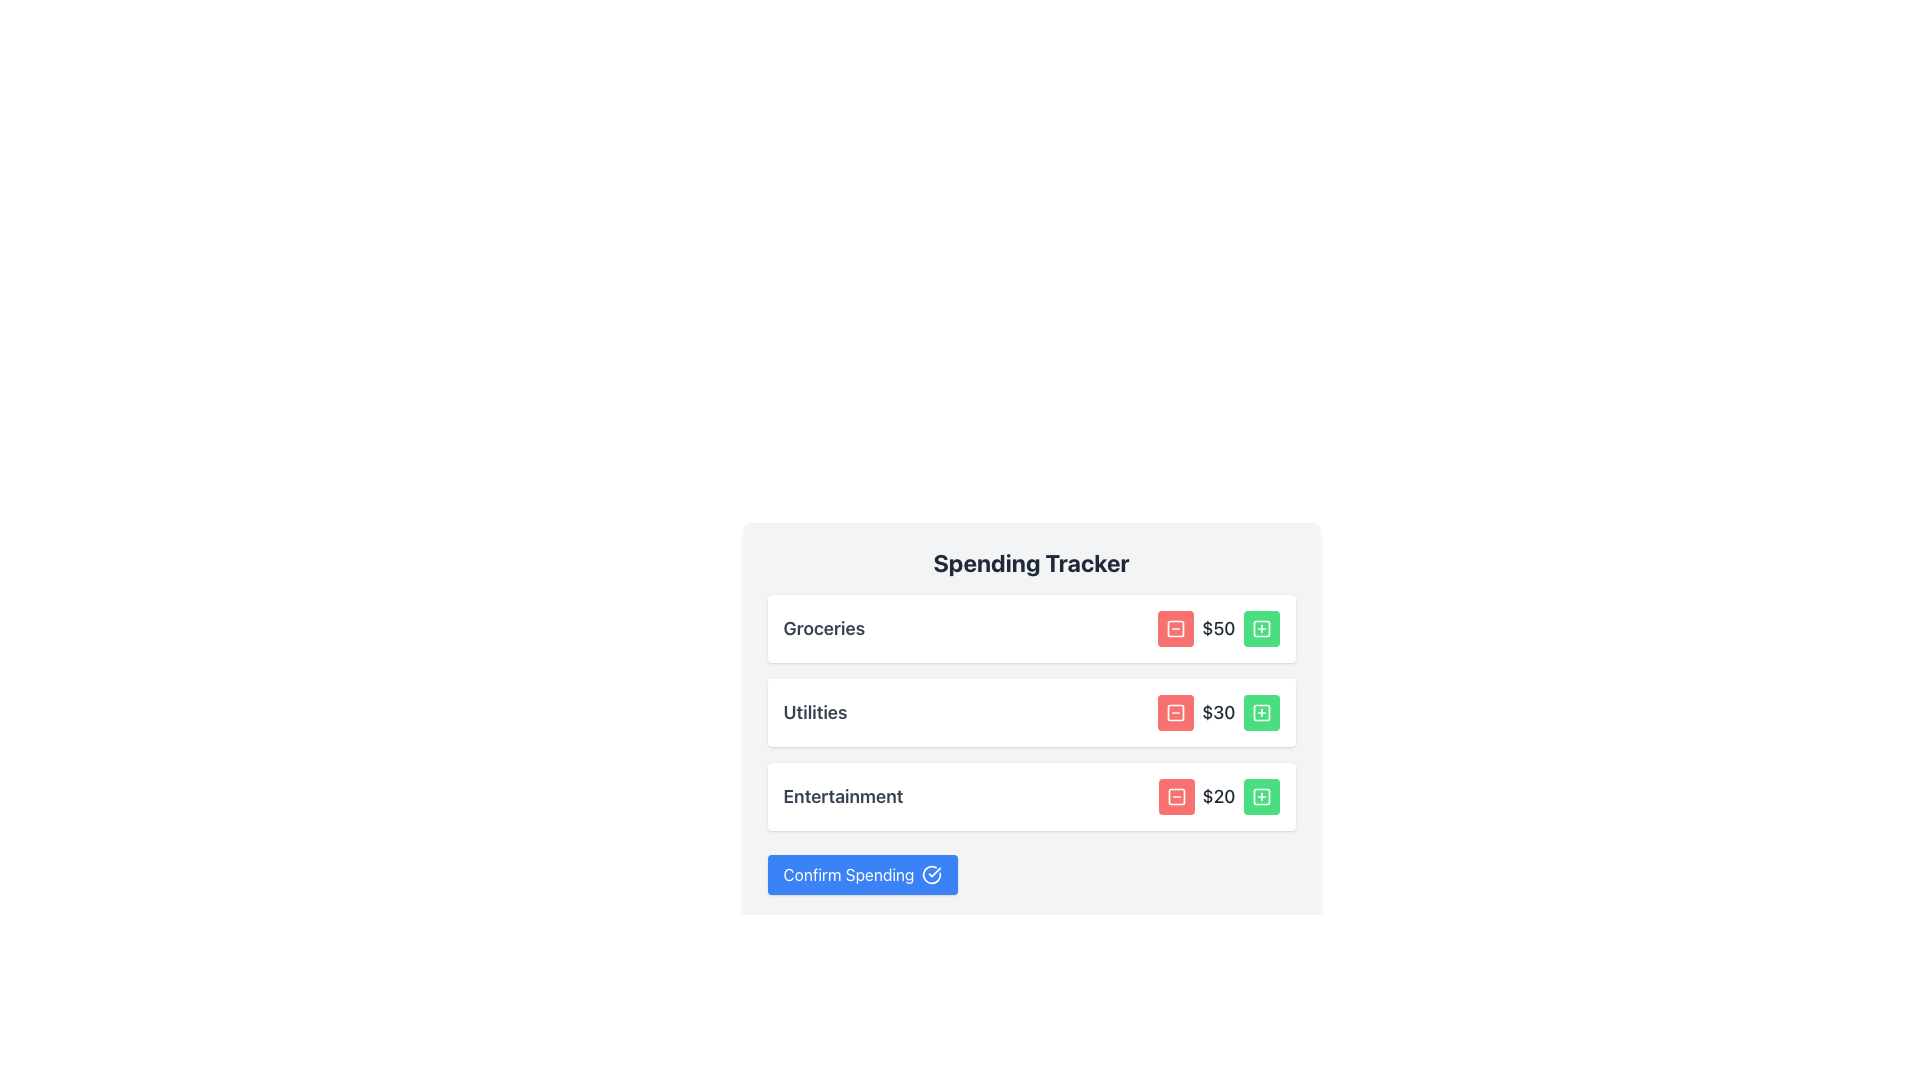 The image size is (1920, 1080). What do you see at coordinates (1176, 627) in the screenshot?
I see `the red square button with rounded corners featuring a white minus icon, located to the left of the '$50' text in the 'Groceries' row of the 'Spending Tracker' interface` at bounding box center [1176, 627].